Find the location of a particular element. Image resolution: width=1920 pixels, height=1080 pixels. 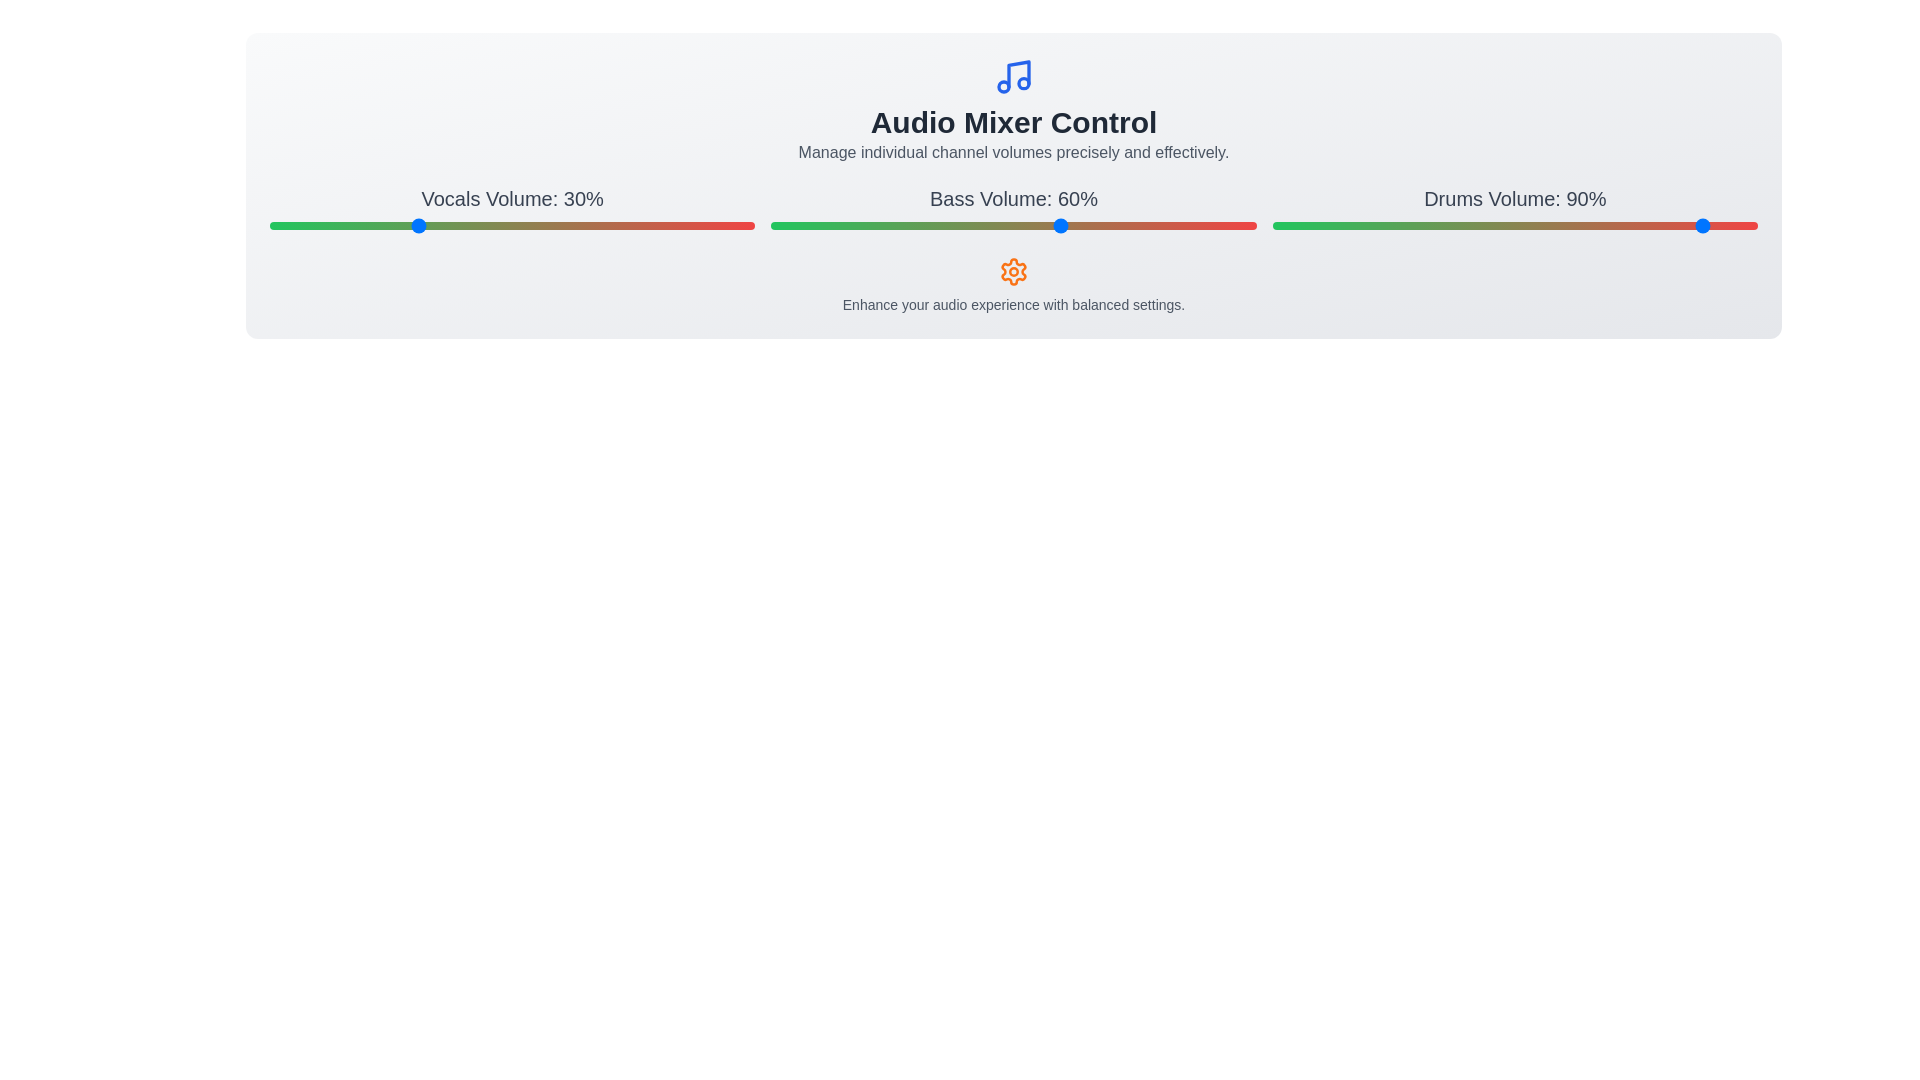

the slider handle to set the volume to 45% for the selected channel is located at coordinates (488, 225).